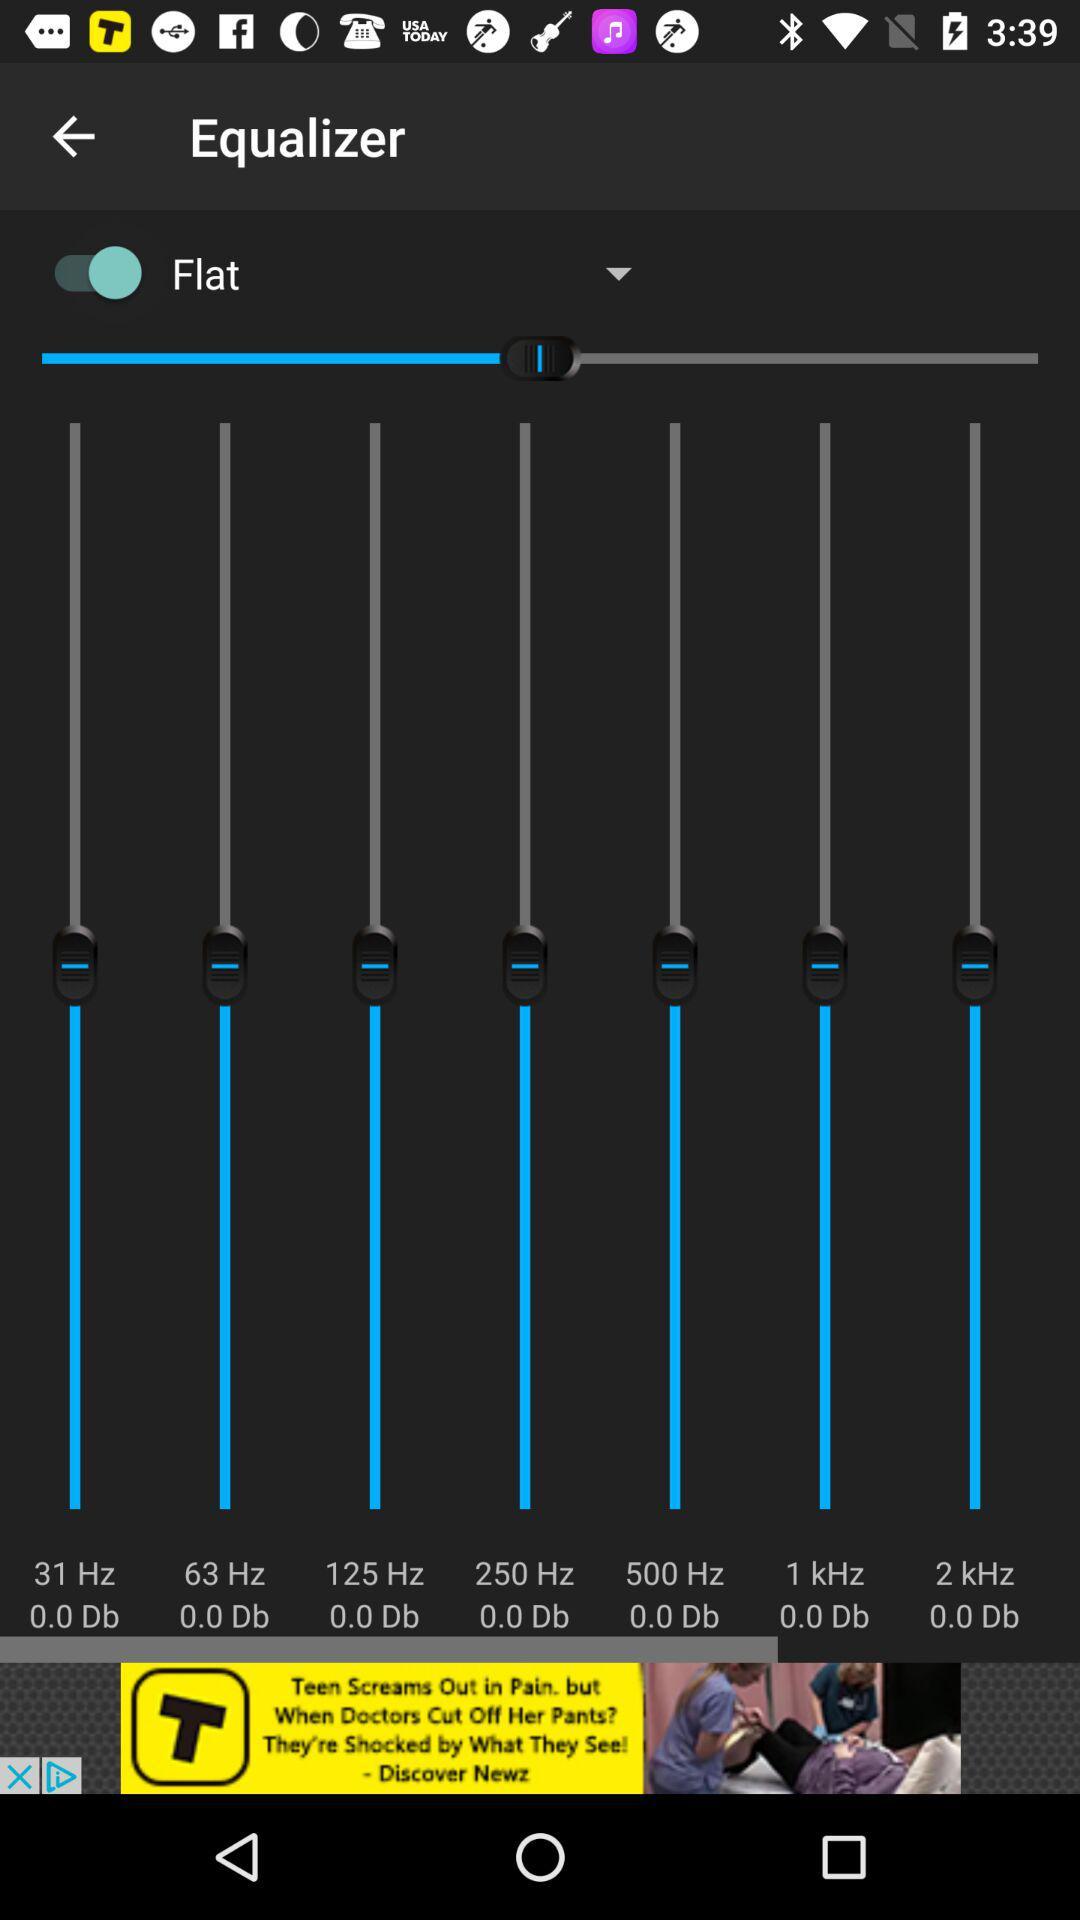 This screenshot has height=1920, width=1080. I want to click on advertisement in the bottom, so click(540, 1727).